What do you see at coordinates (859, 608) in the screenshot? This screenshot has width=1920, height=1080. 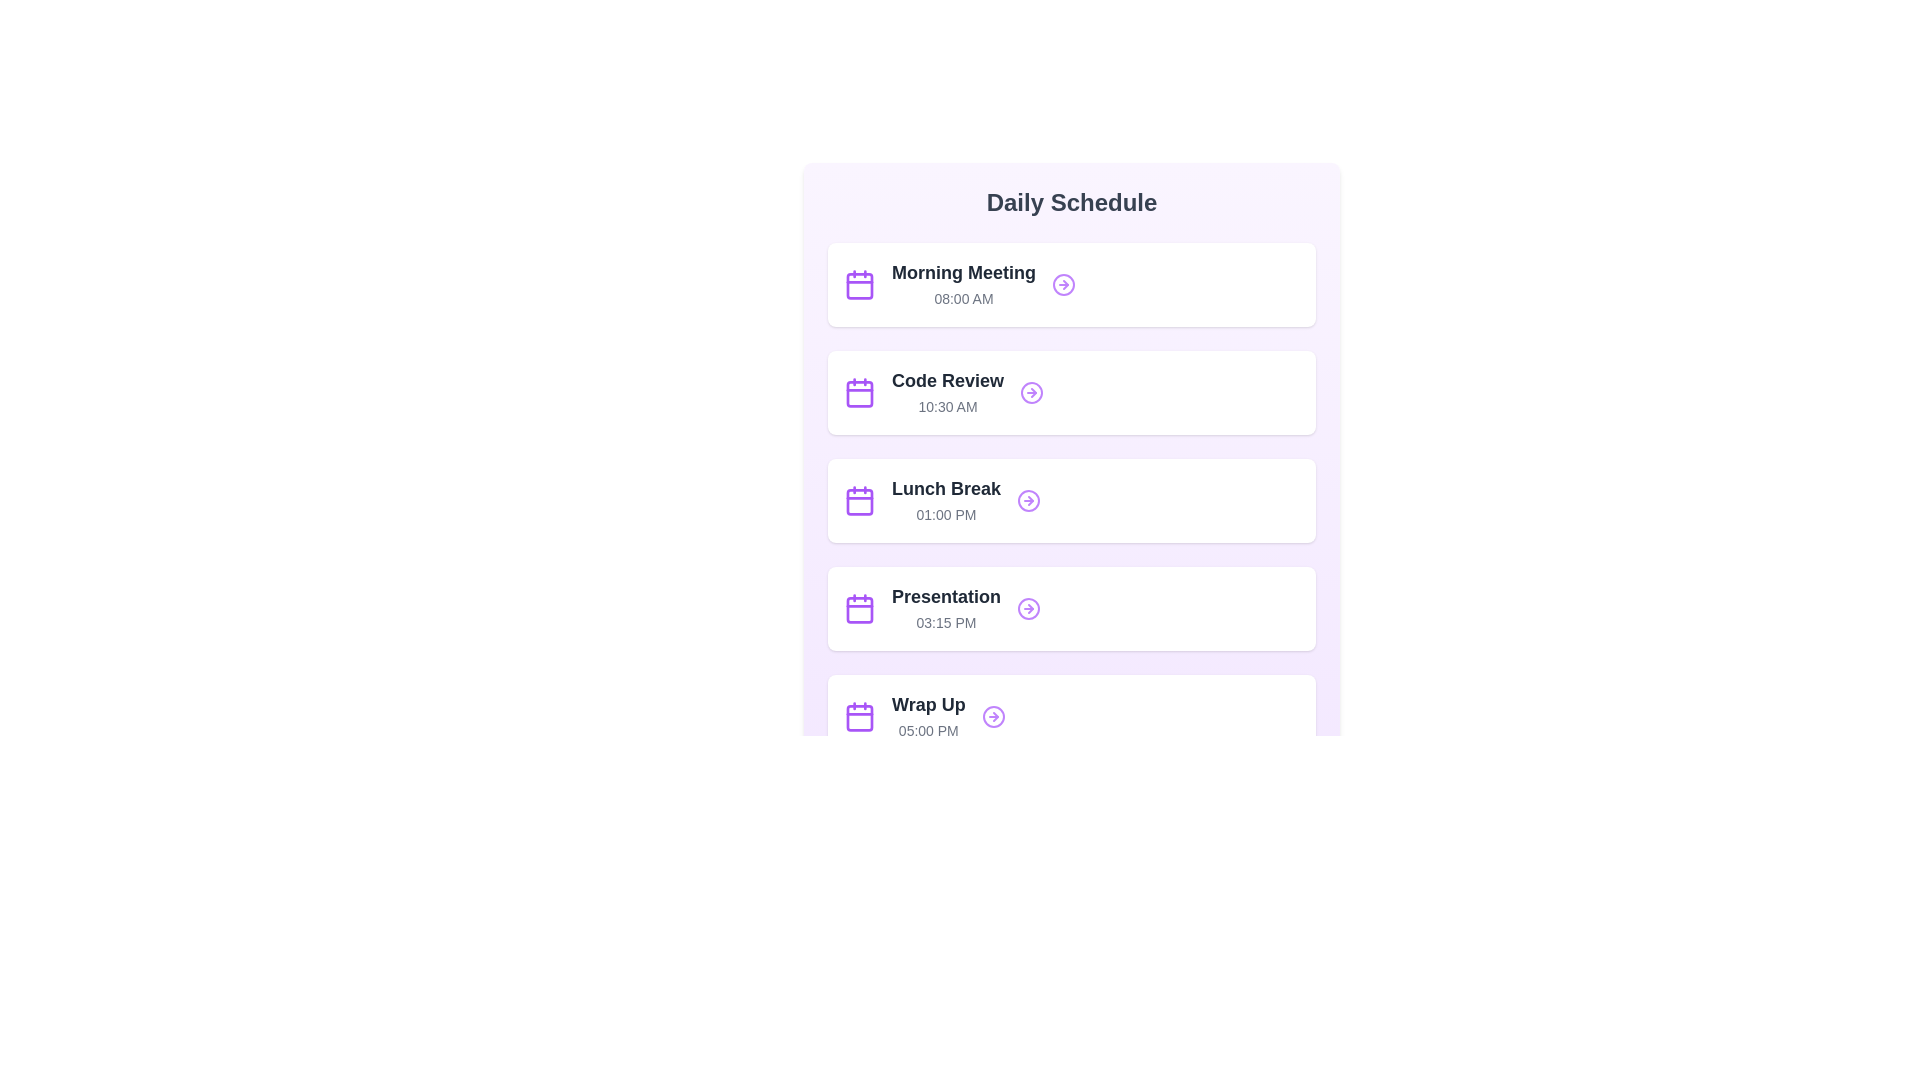 I see `the decorative visual component of the calendar icon representing the 'Presentation' event in the schedule interface, which is the fourth item in the vertical stack` at bounding box center [859, 608].